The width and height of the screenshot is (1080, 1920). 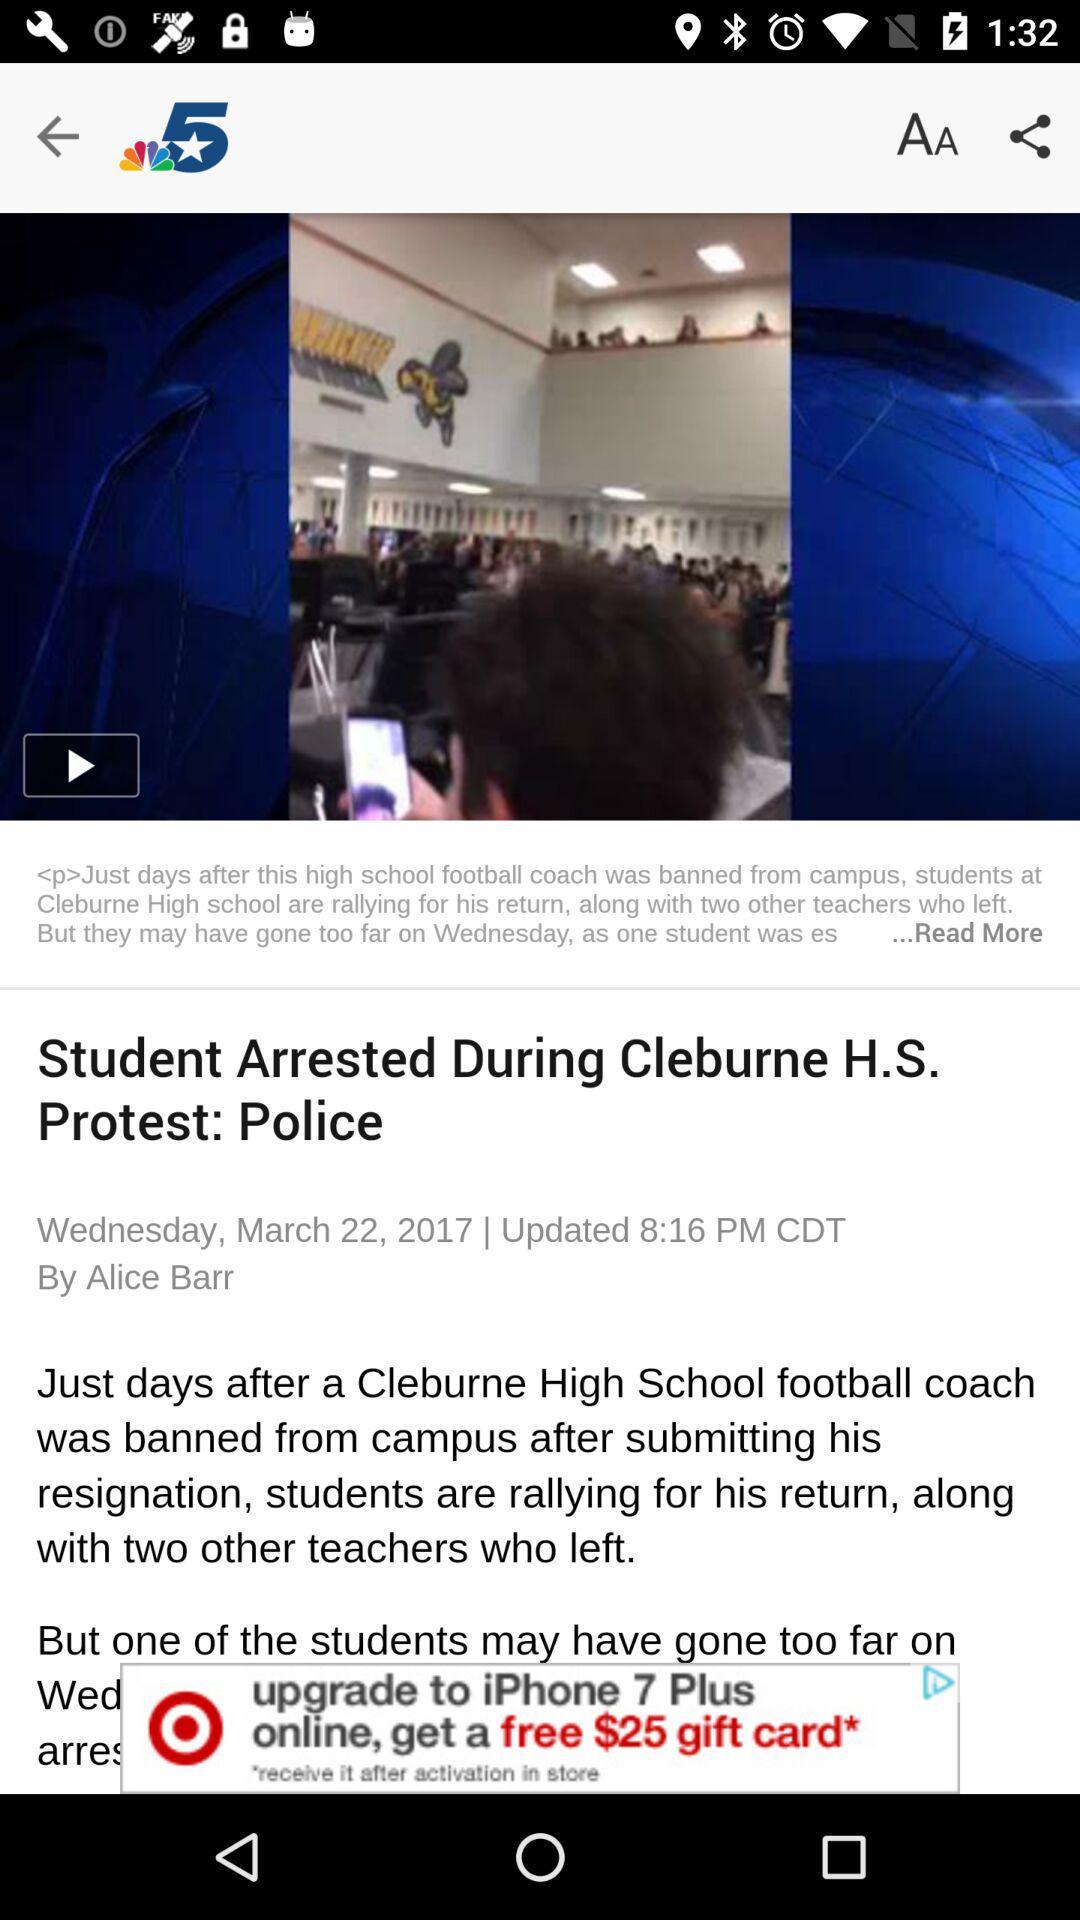 What do you see at coordinates (80, 763) in the screenshot?
I see `the play icon` at bounding box center [80, 763].